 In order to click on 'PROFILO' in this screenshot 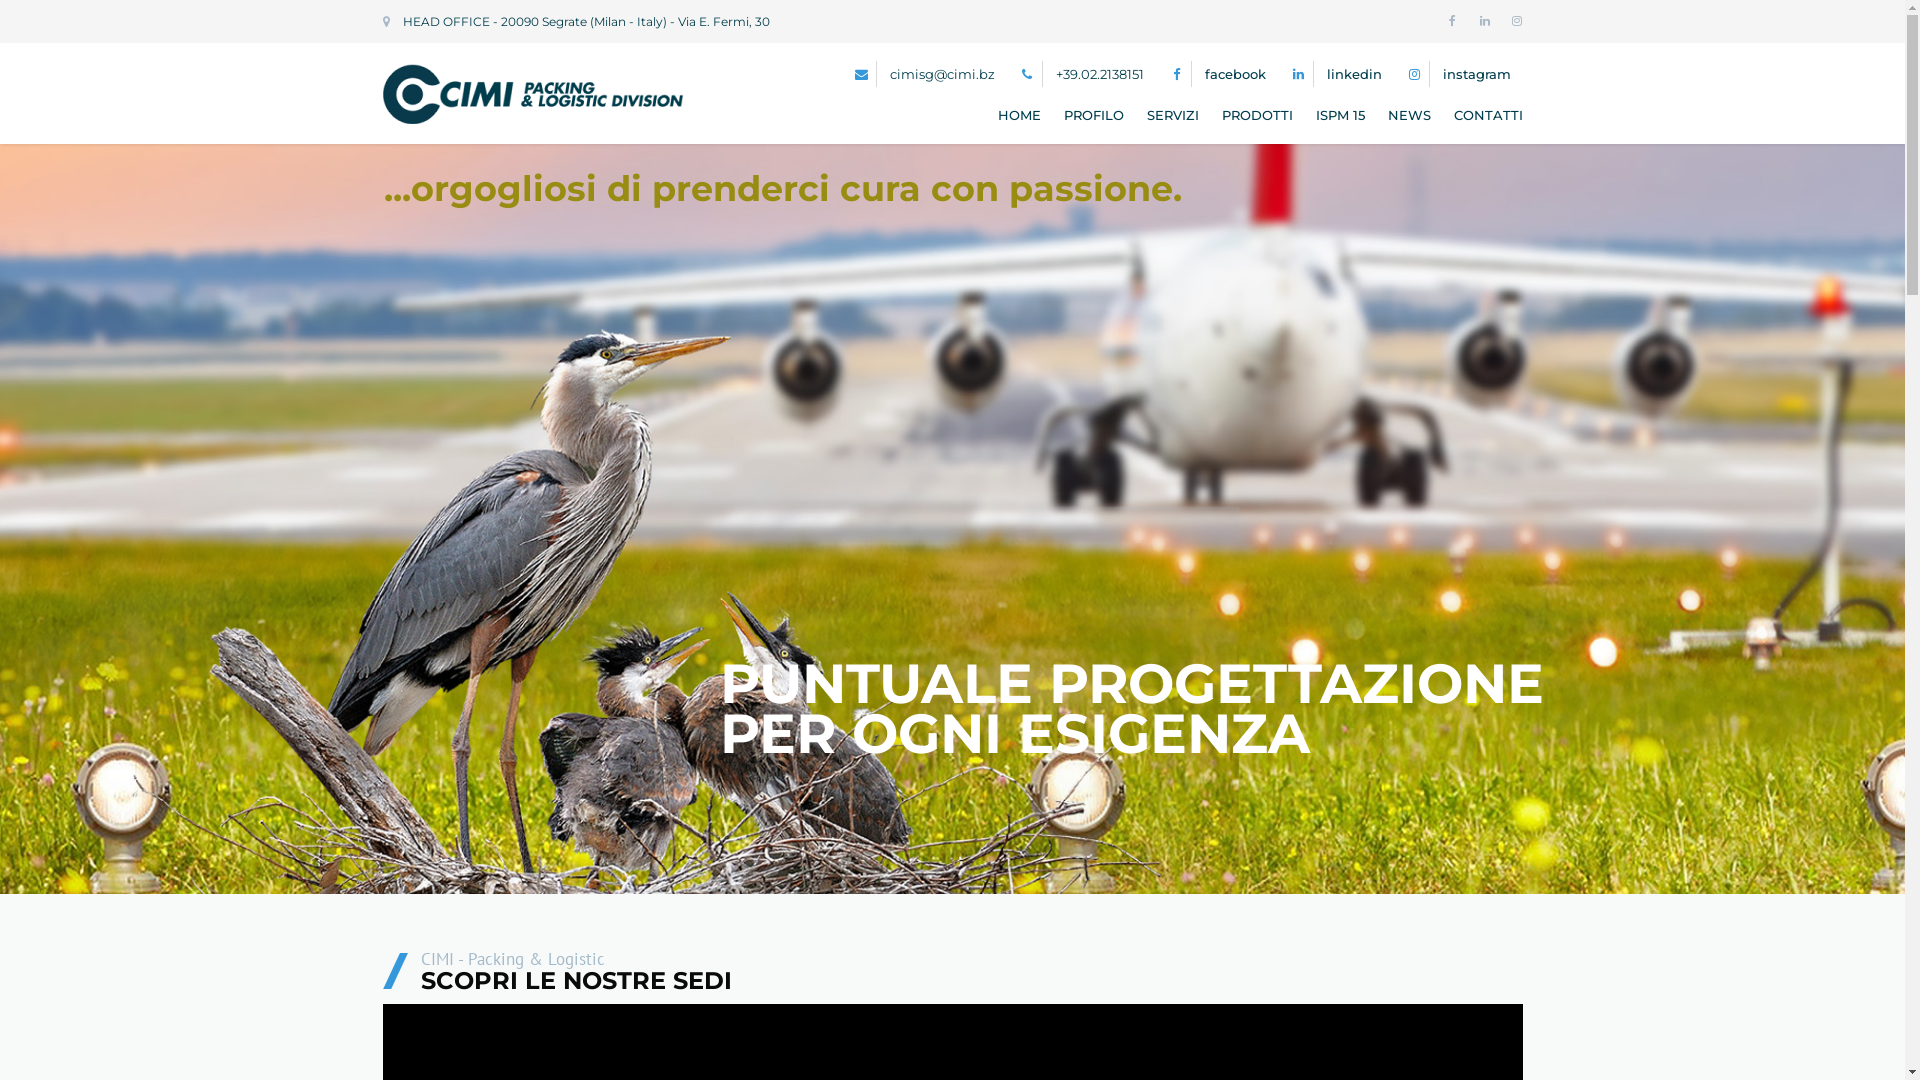, I will do `click(1093, 115)`.